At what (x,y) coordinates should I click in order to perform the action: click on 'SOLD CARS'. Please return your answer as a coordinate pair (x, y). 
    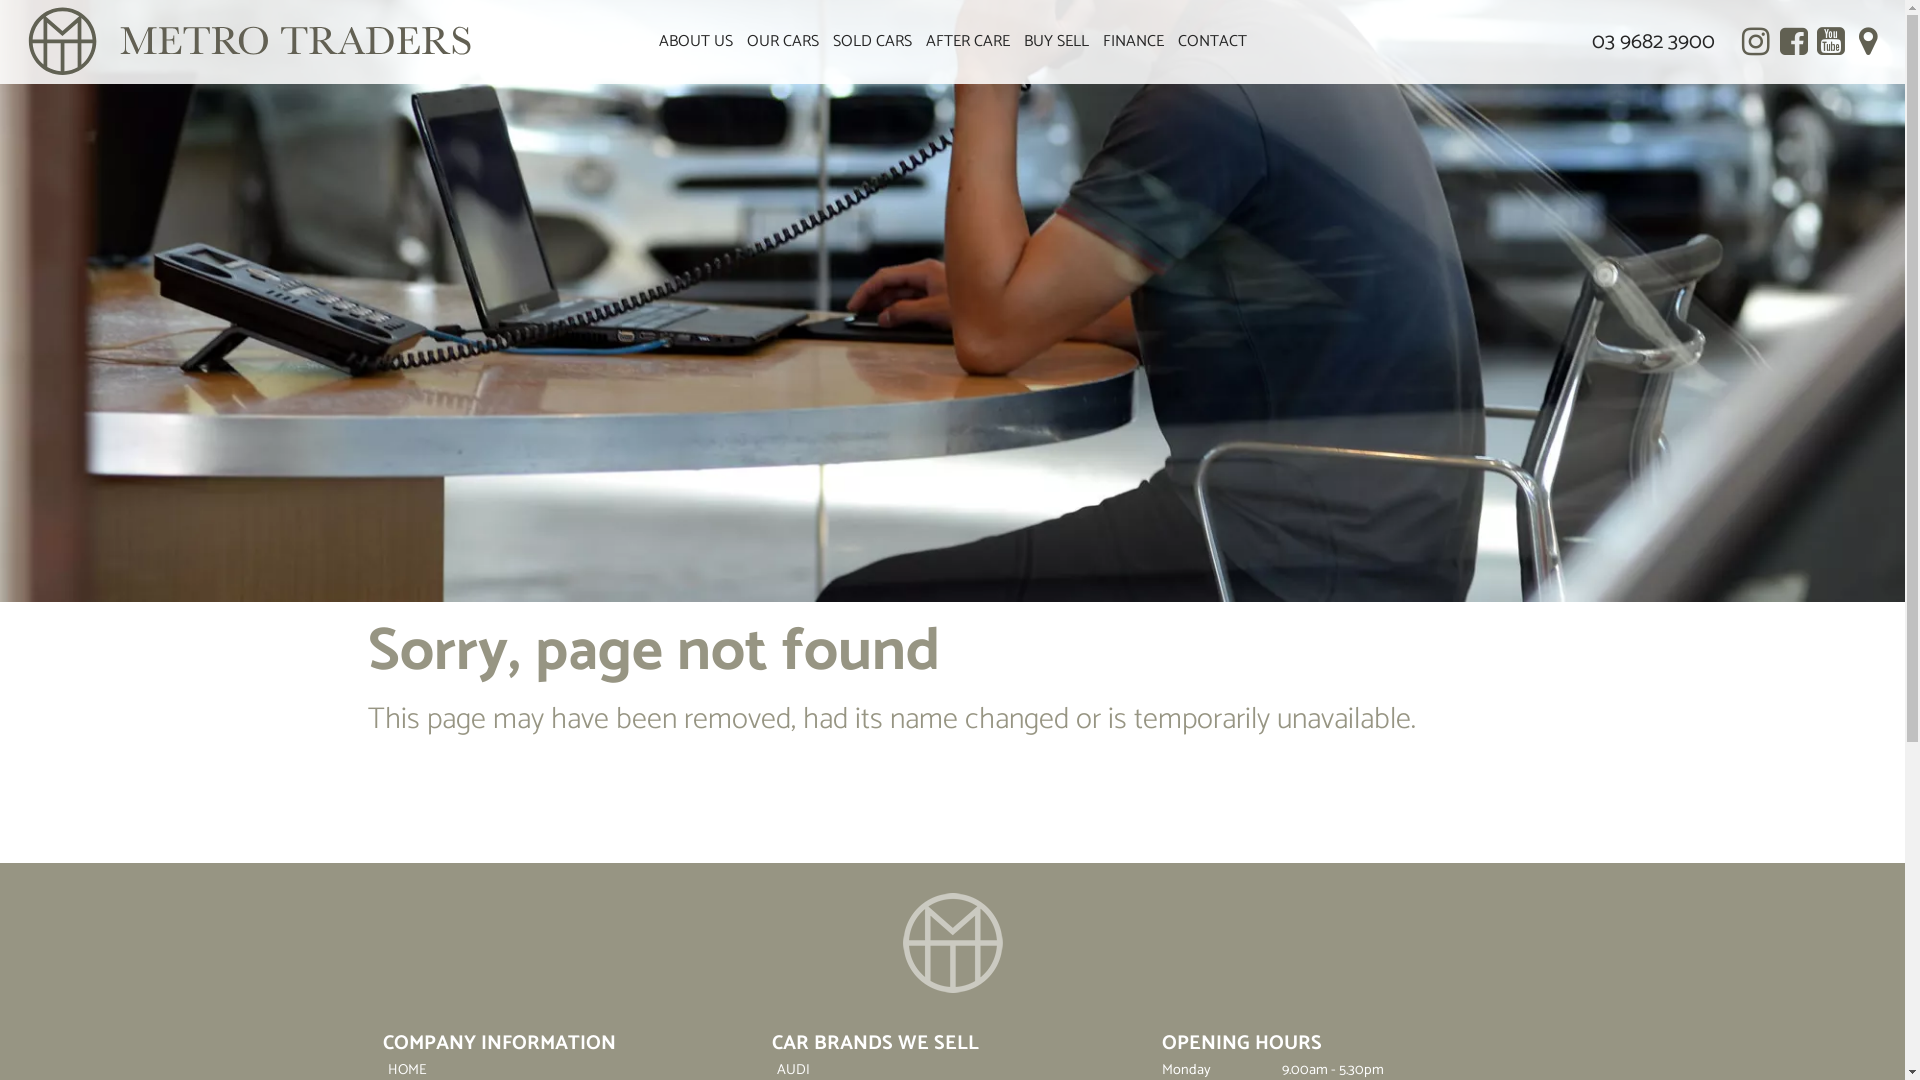
    Looking at the image, I should click on (872, 42).